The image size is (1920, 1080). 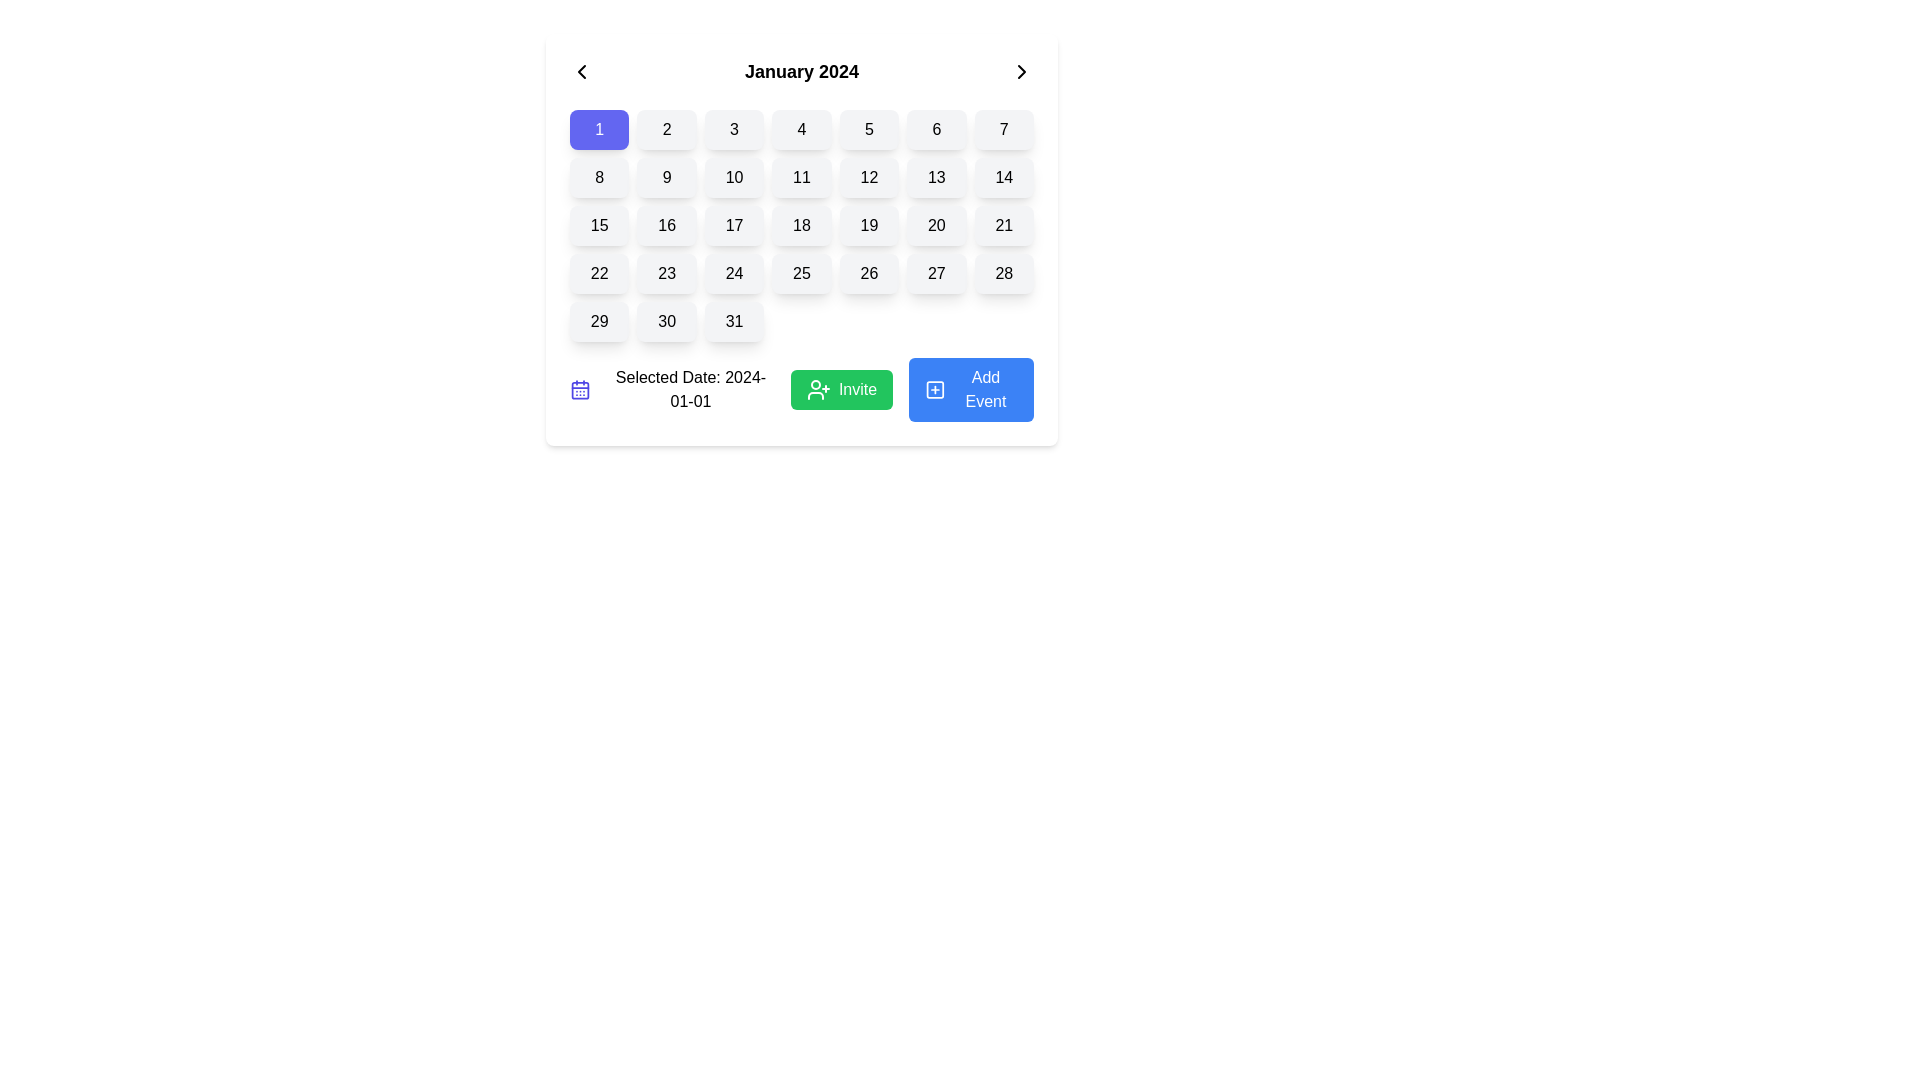 I want to click on the specific day cell in the calendar grid, so click(x=801, y=225).